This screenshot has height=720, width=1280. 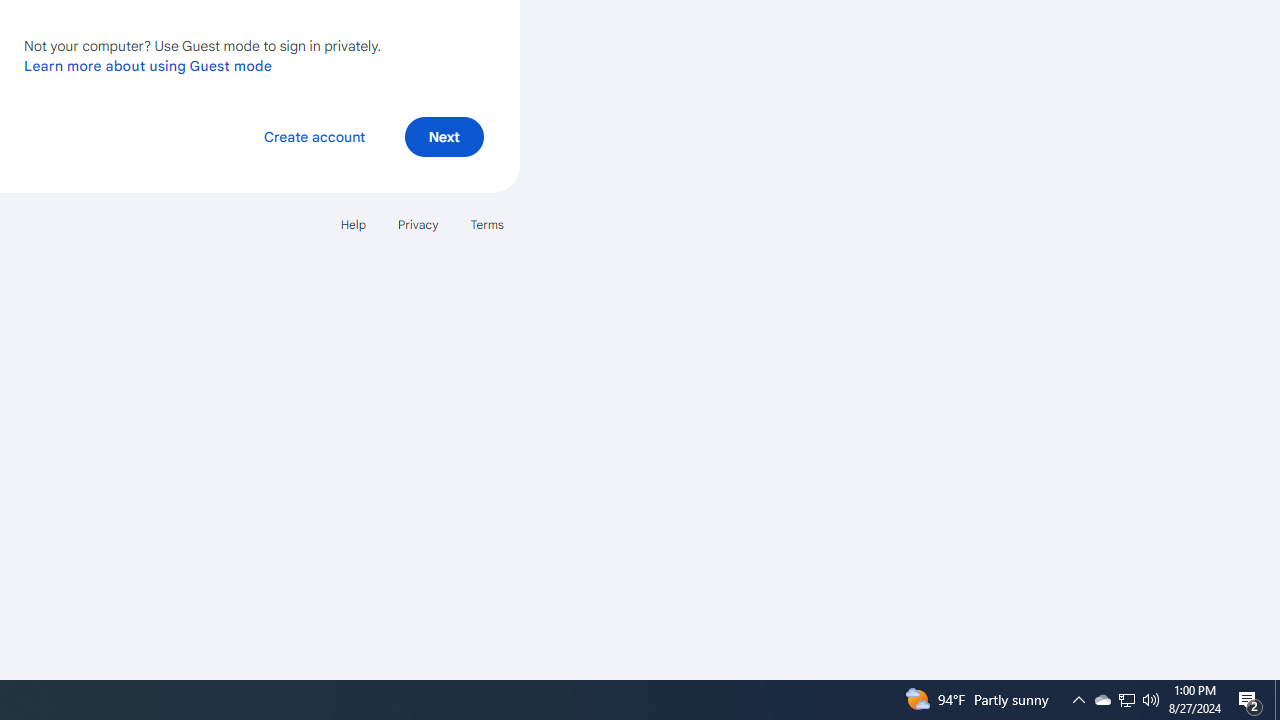 What do you see at coordinates (416, 224) in the screenshot?
I see `'Privacy'` at bounding box center [416, 224].